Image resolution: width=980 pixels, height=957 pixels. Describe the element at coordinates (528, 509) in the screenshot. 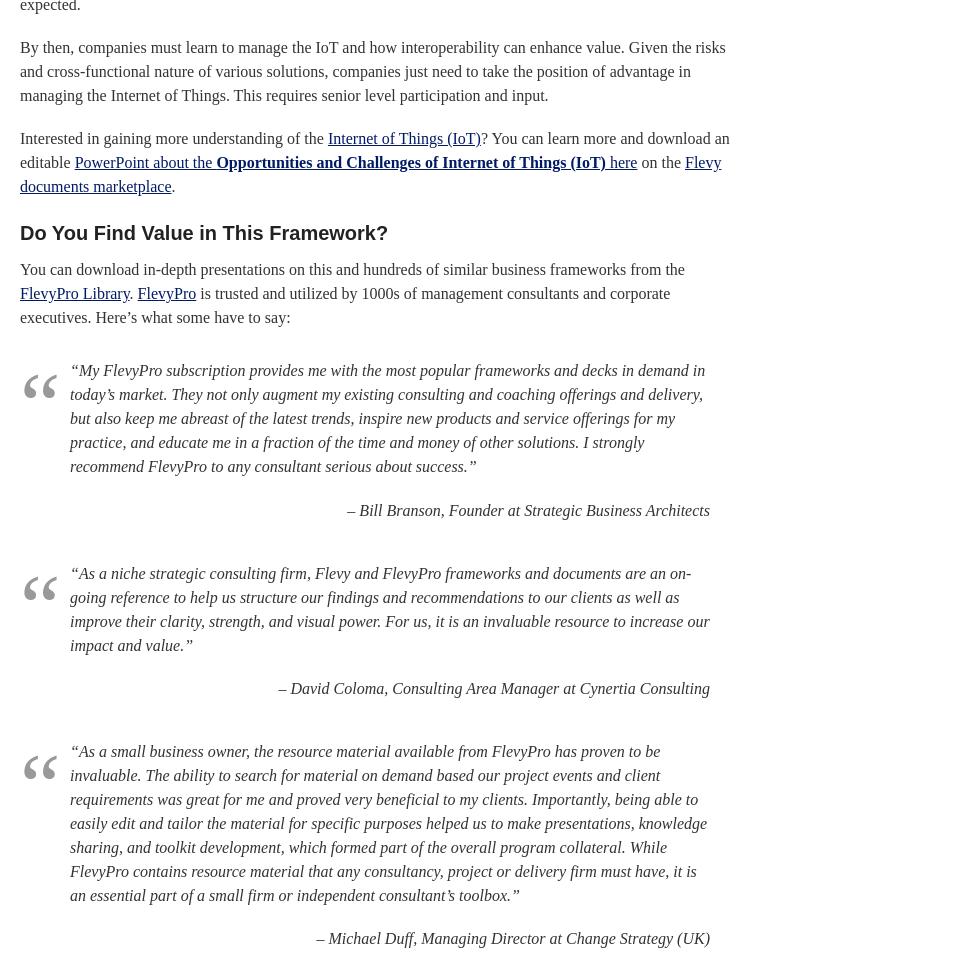

I see `'– Bill Branson, Founder at Strategic Business Architects'` at that location.